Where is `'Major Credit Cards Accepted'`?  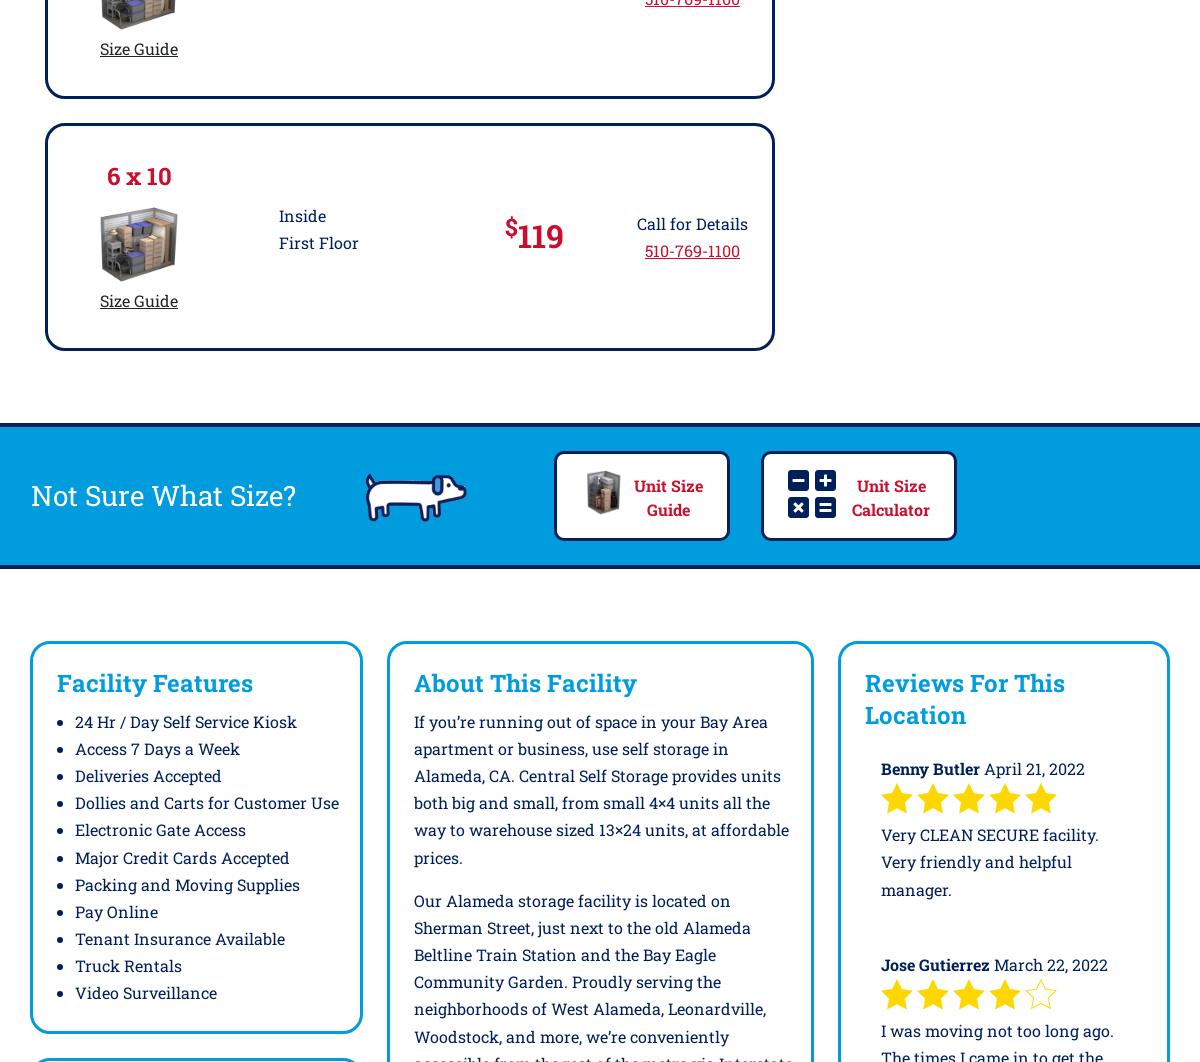 'Major Credit Cards Accepted' is located at coordinates (181, 855).